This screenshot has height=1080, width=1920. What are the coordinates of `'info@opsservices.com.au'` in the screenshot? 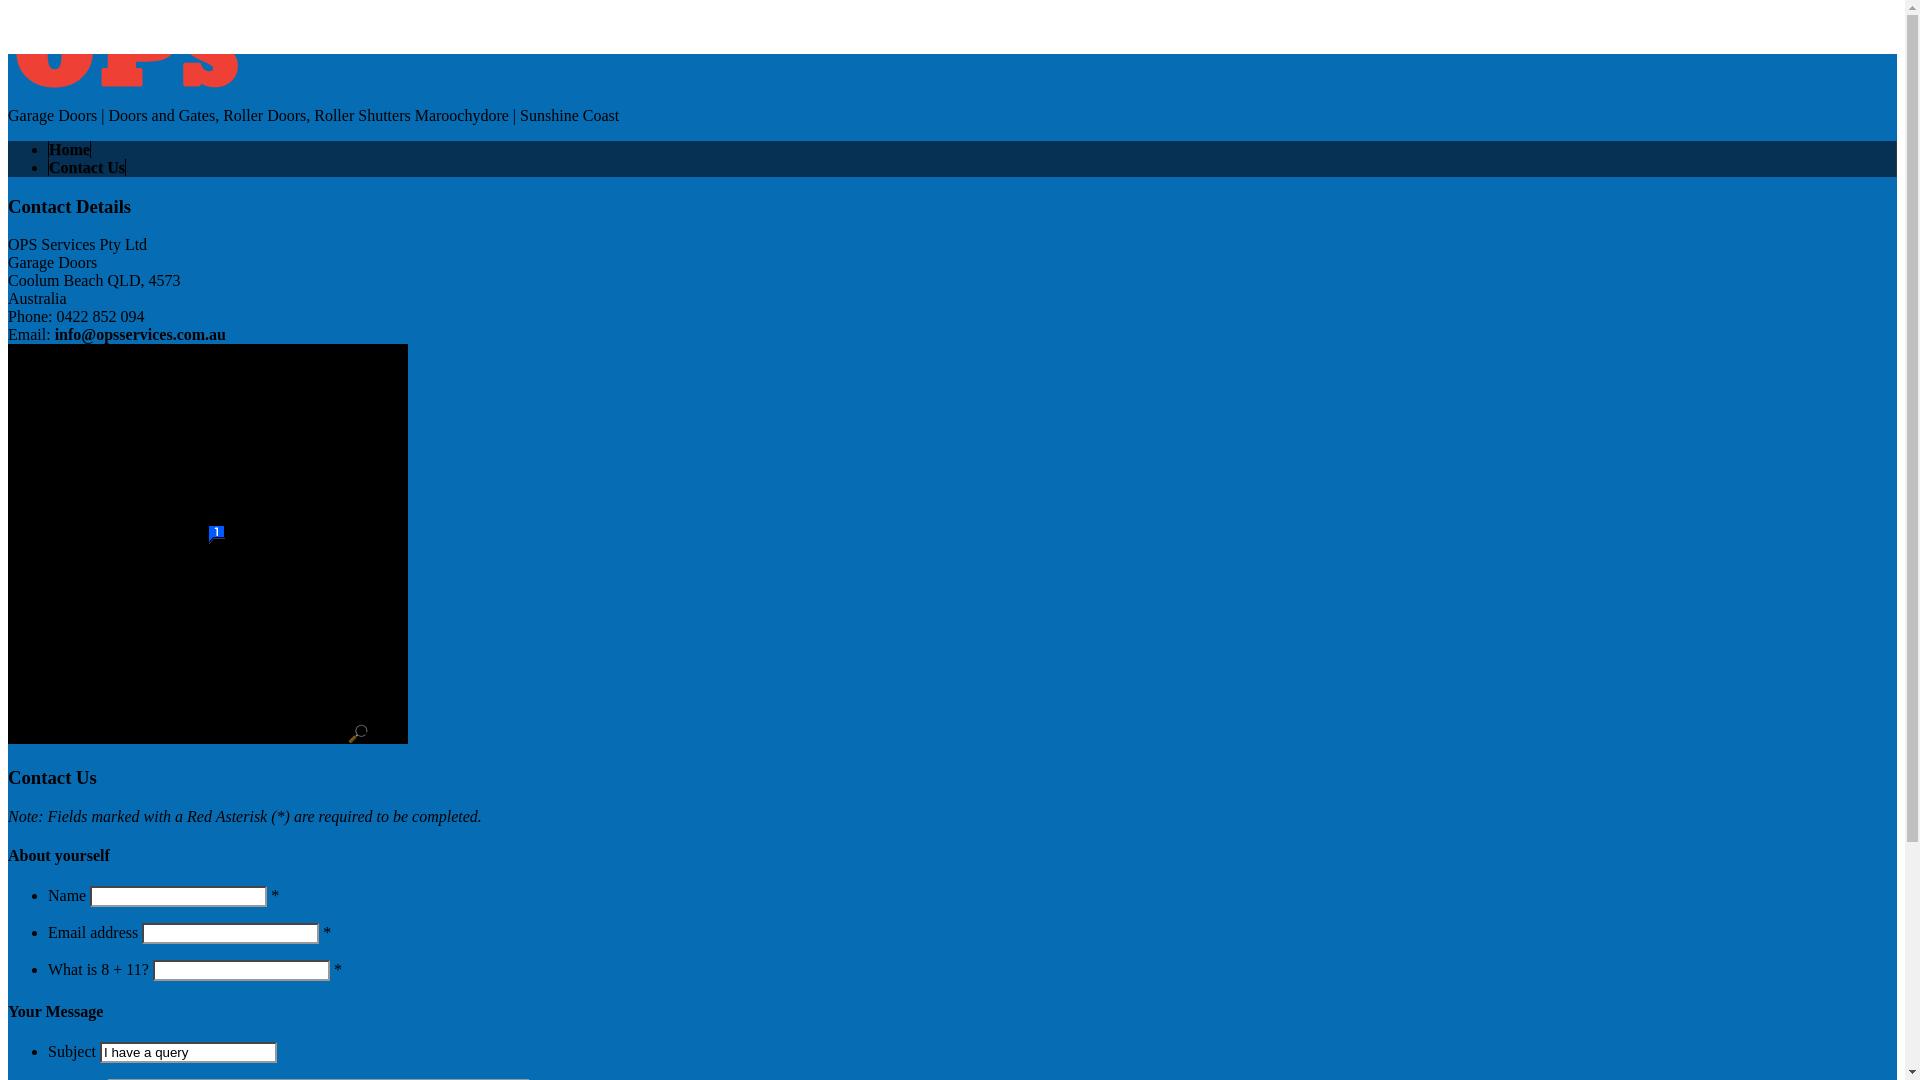 It's located at (139, 333).